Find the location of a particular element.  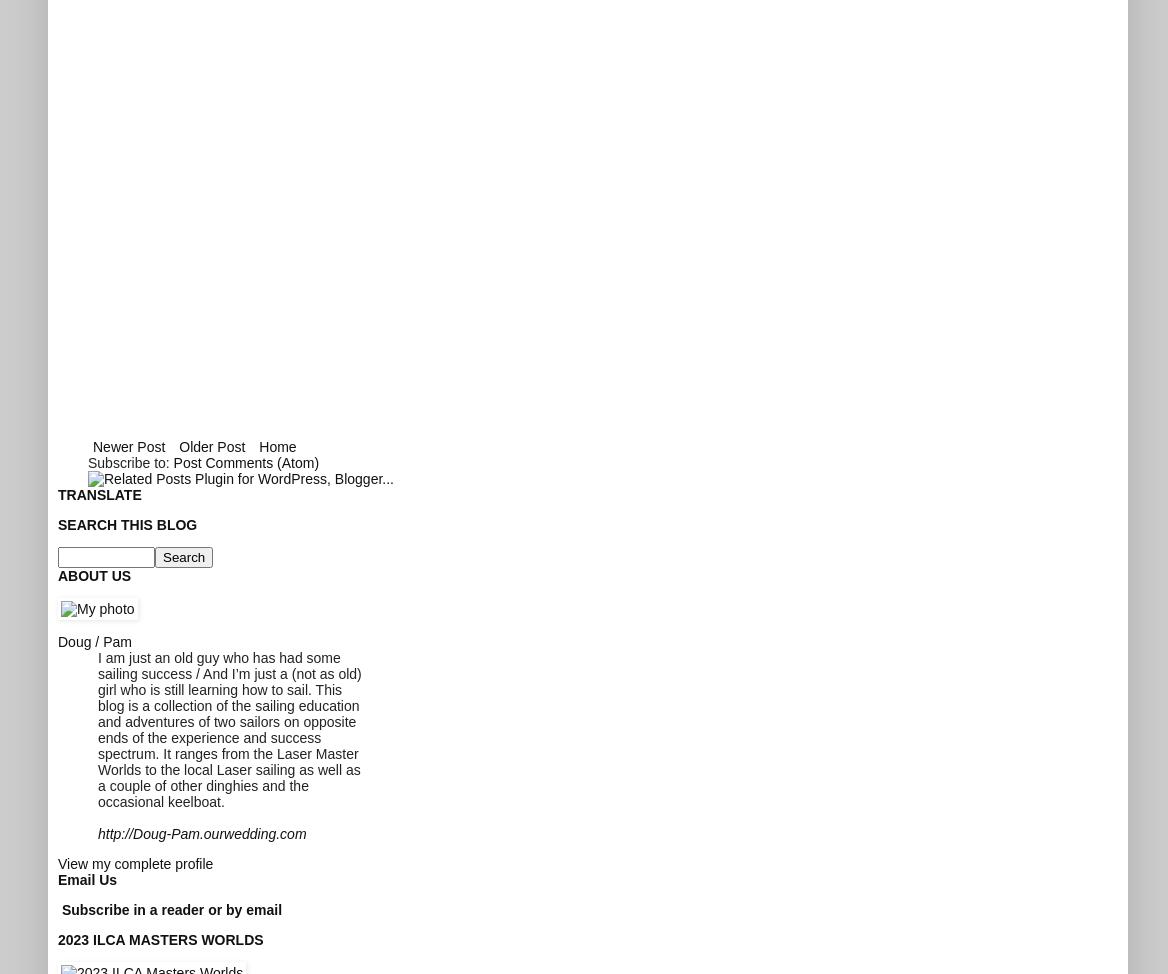

'I am just an old guy who has had some sailing success / And I’m just a (not as old) girl who is still learning how to sail. This blog is a collection of the sailing education and adventures of two sailors on opposite ends of the experience and success spectrum. It ranges from the Laser Master Worlds to the local Laser sailing as well as a couple of other dinghies and the occasional keelboat.' is located at coordinates (228, 729).